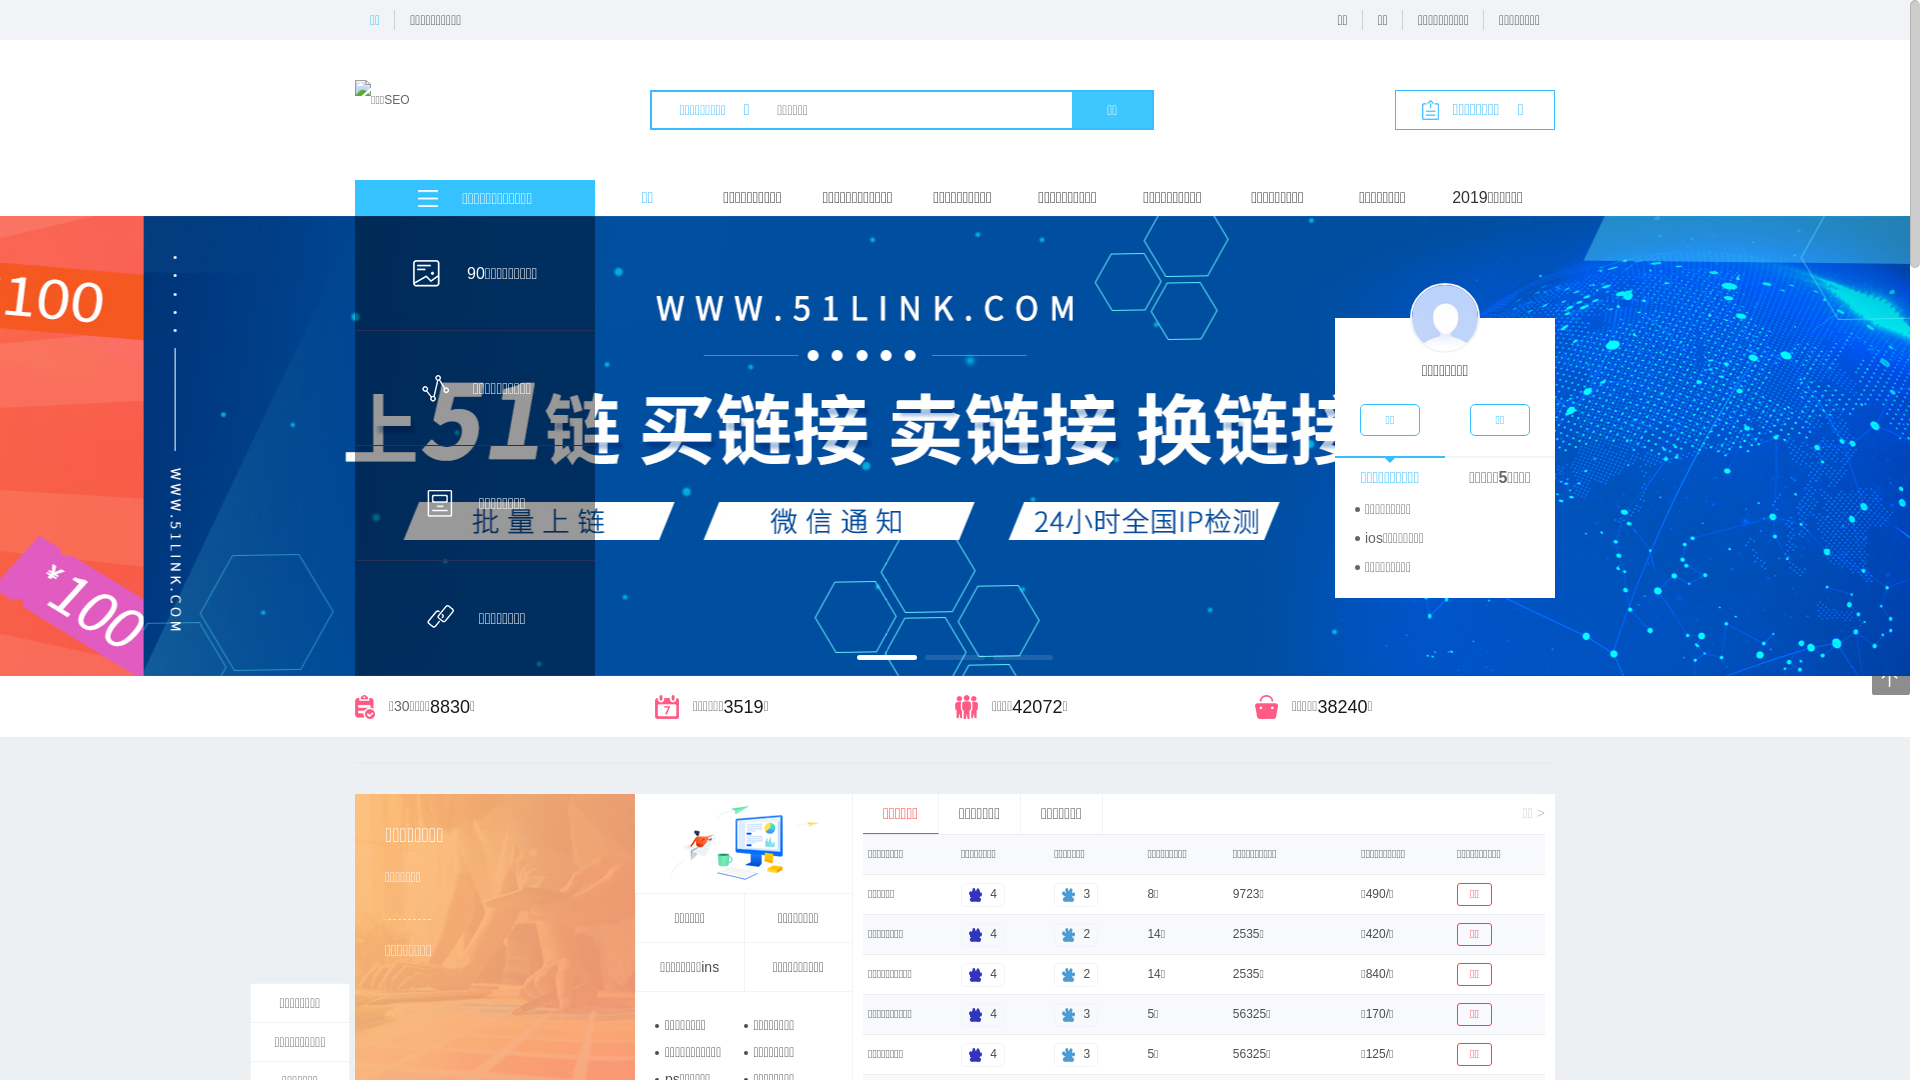 The image size is (1920, 1080). Describe the element at coordinates (1074, 1052) in the screenshot. I see `'3'` at that location.